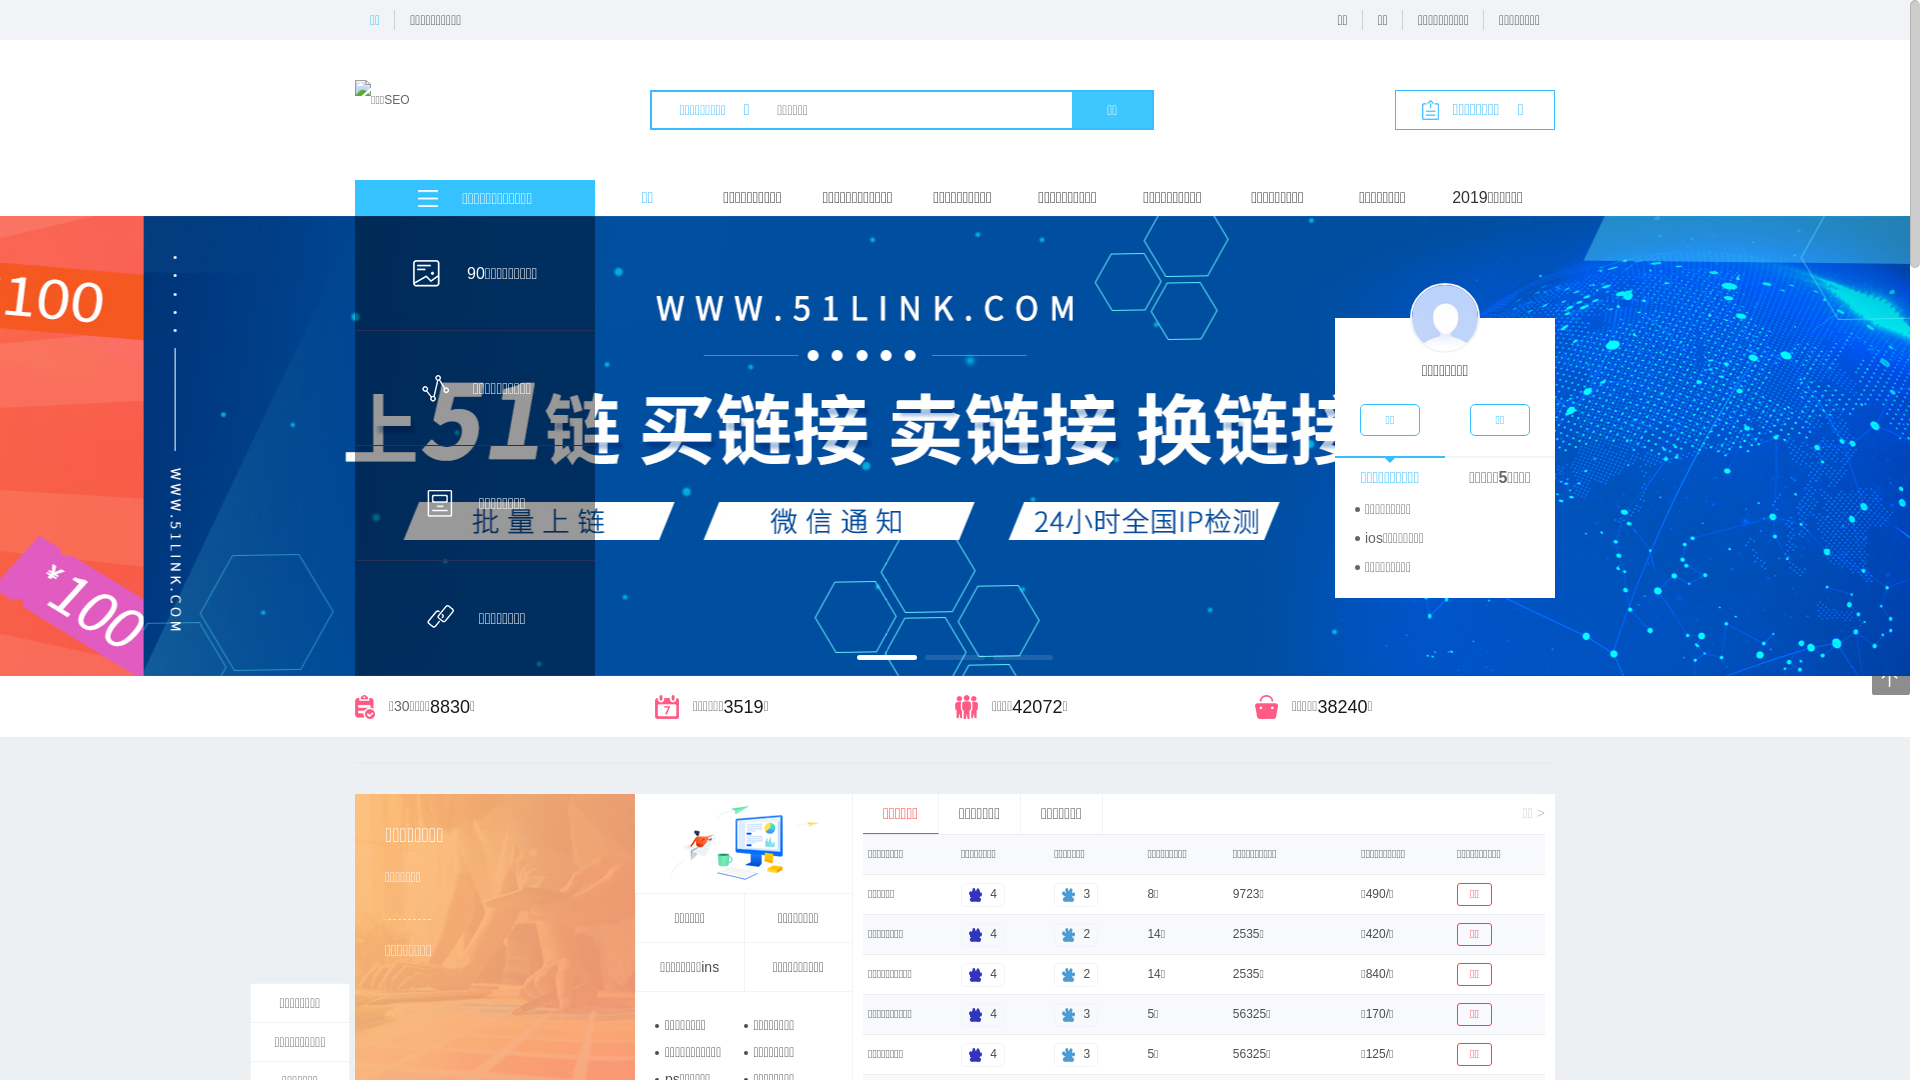 The image size is (1920, 1080). Describe the element at coordinates (1074, 1052) in the screenshot. I see `'3'` at that location.